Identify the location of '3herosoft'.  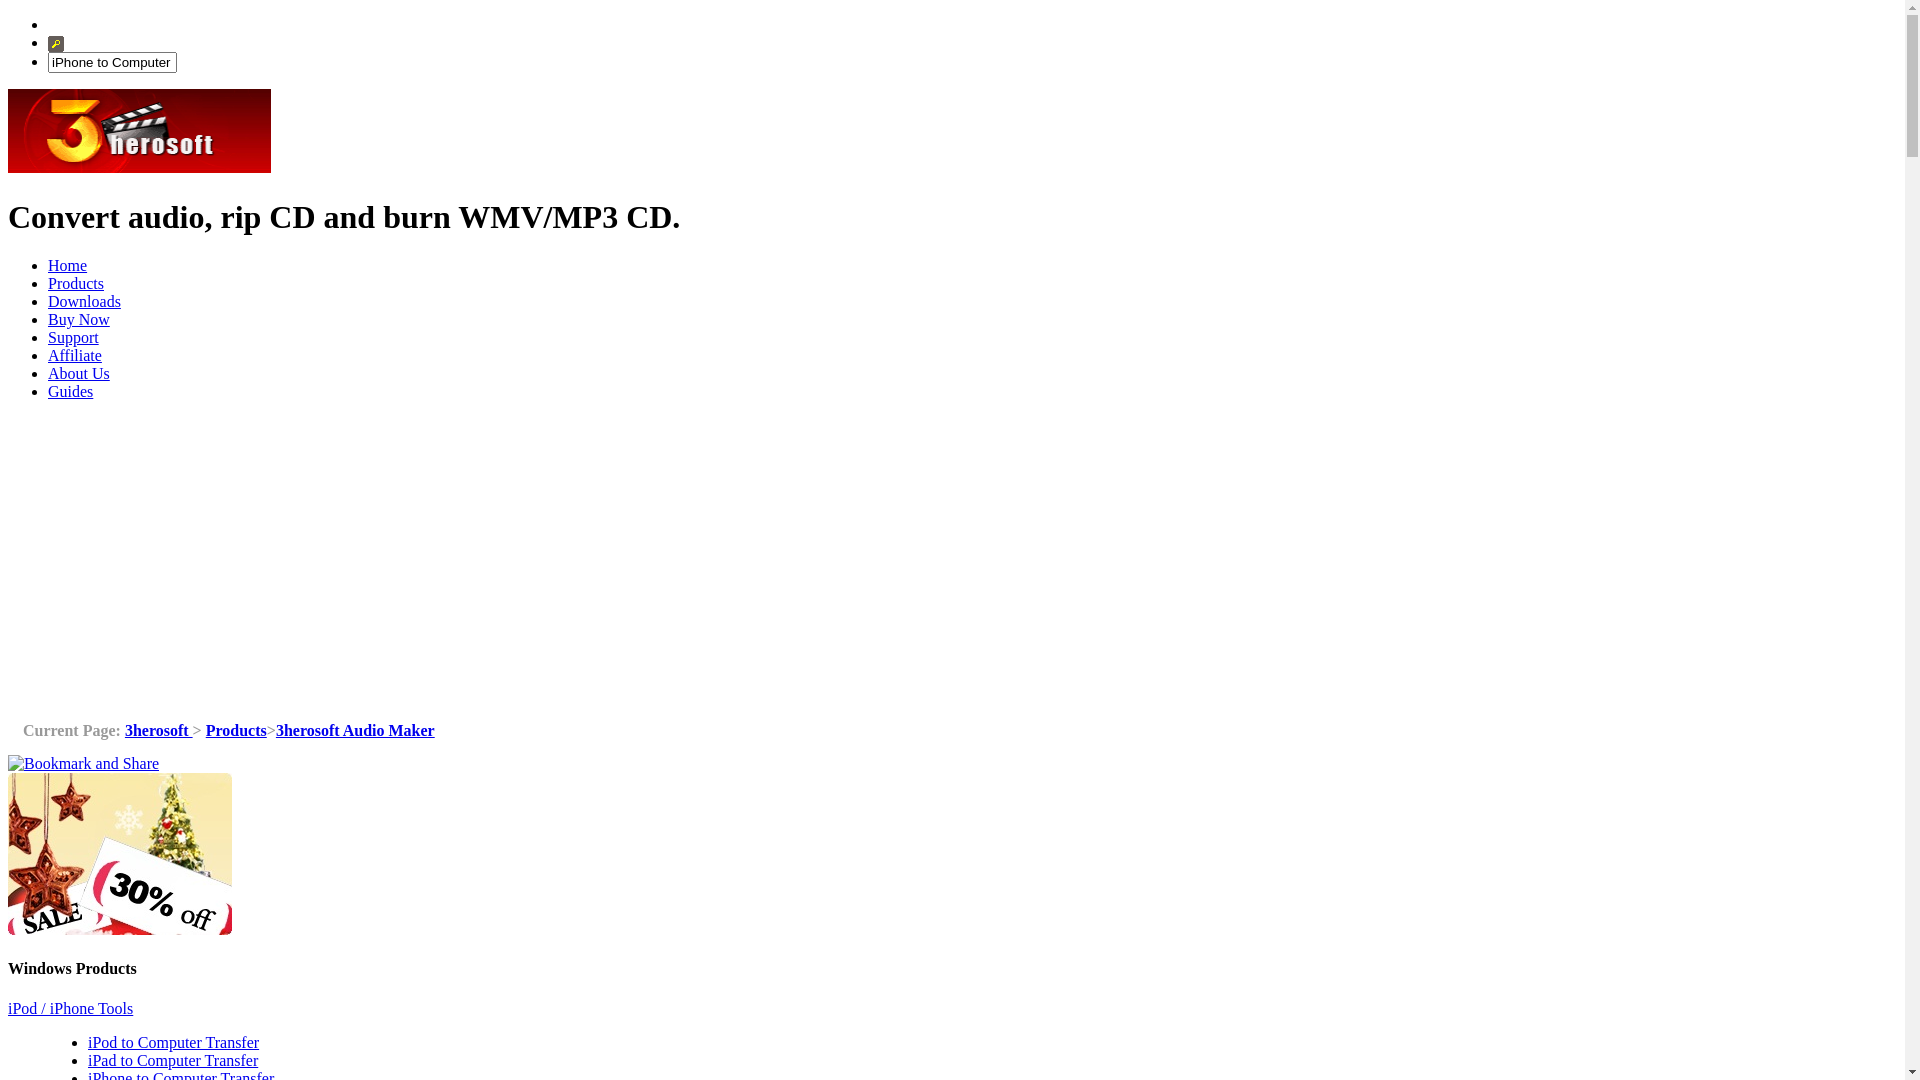
(157, 730).